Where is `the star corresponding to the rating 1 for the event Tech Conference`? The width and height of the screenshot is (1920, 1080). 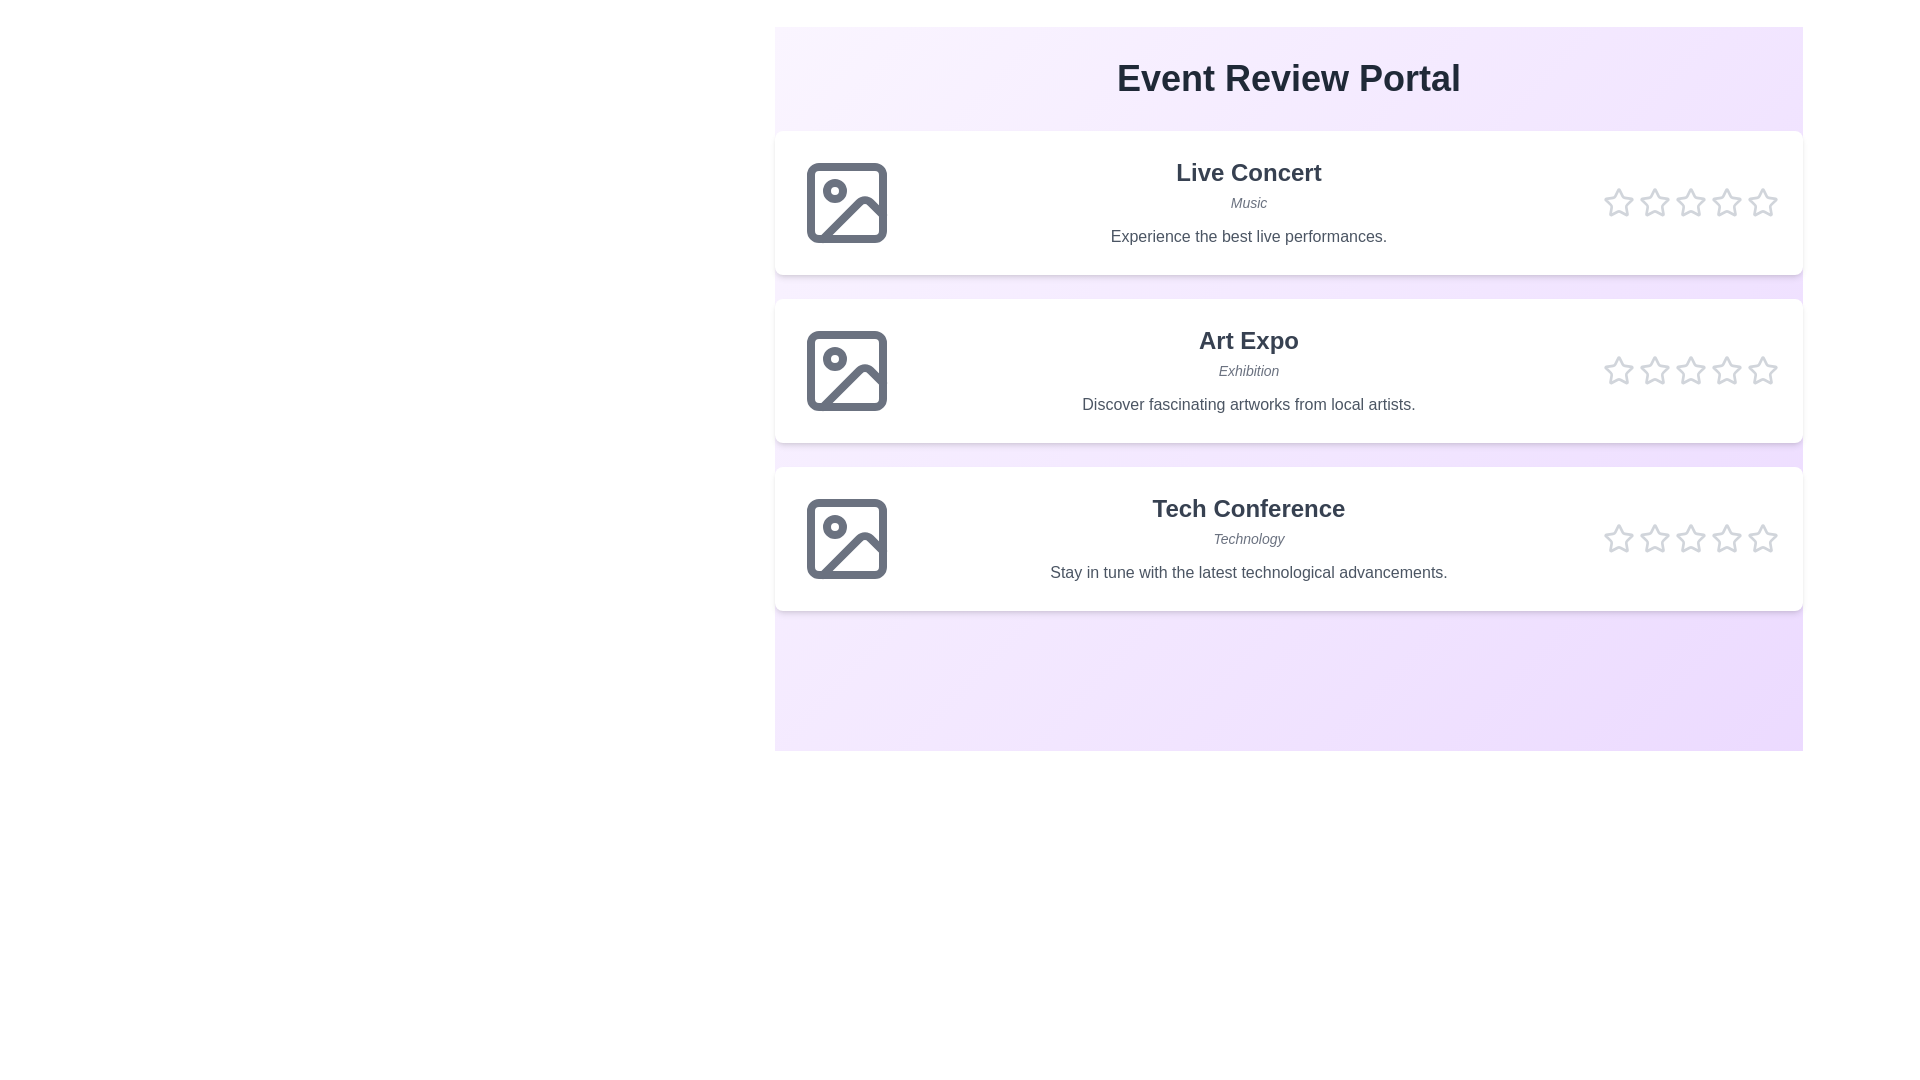
the star corresponding to the rating 1 for the event Tech Conference is located at coordinates (1618, 538).